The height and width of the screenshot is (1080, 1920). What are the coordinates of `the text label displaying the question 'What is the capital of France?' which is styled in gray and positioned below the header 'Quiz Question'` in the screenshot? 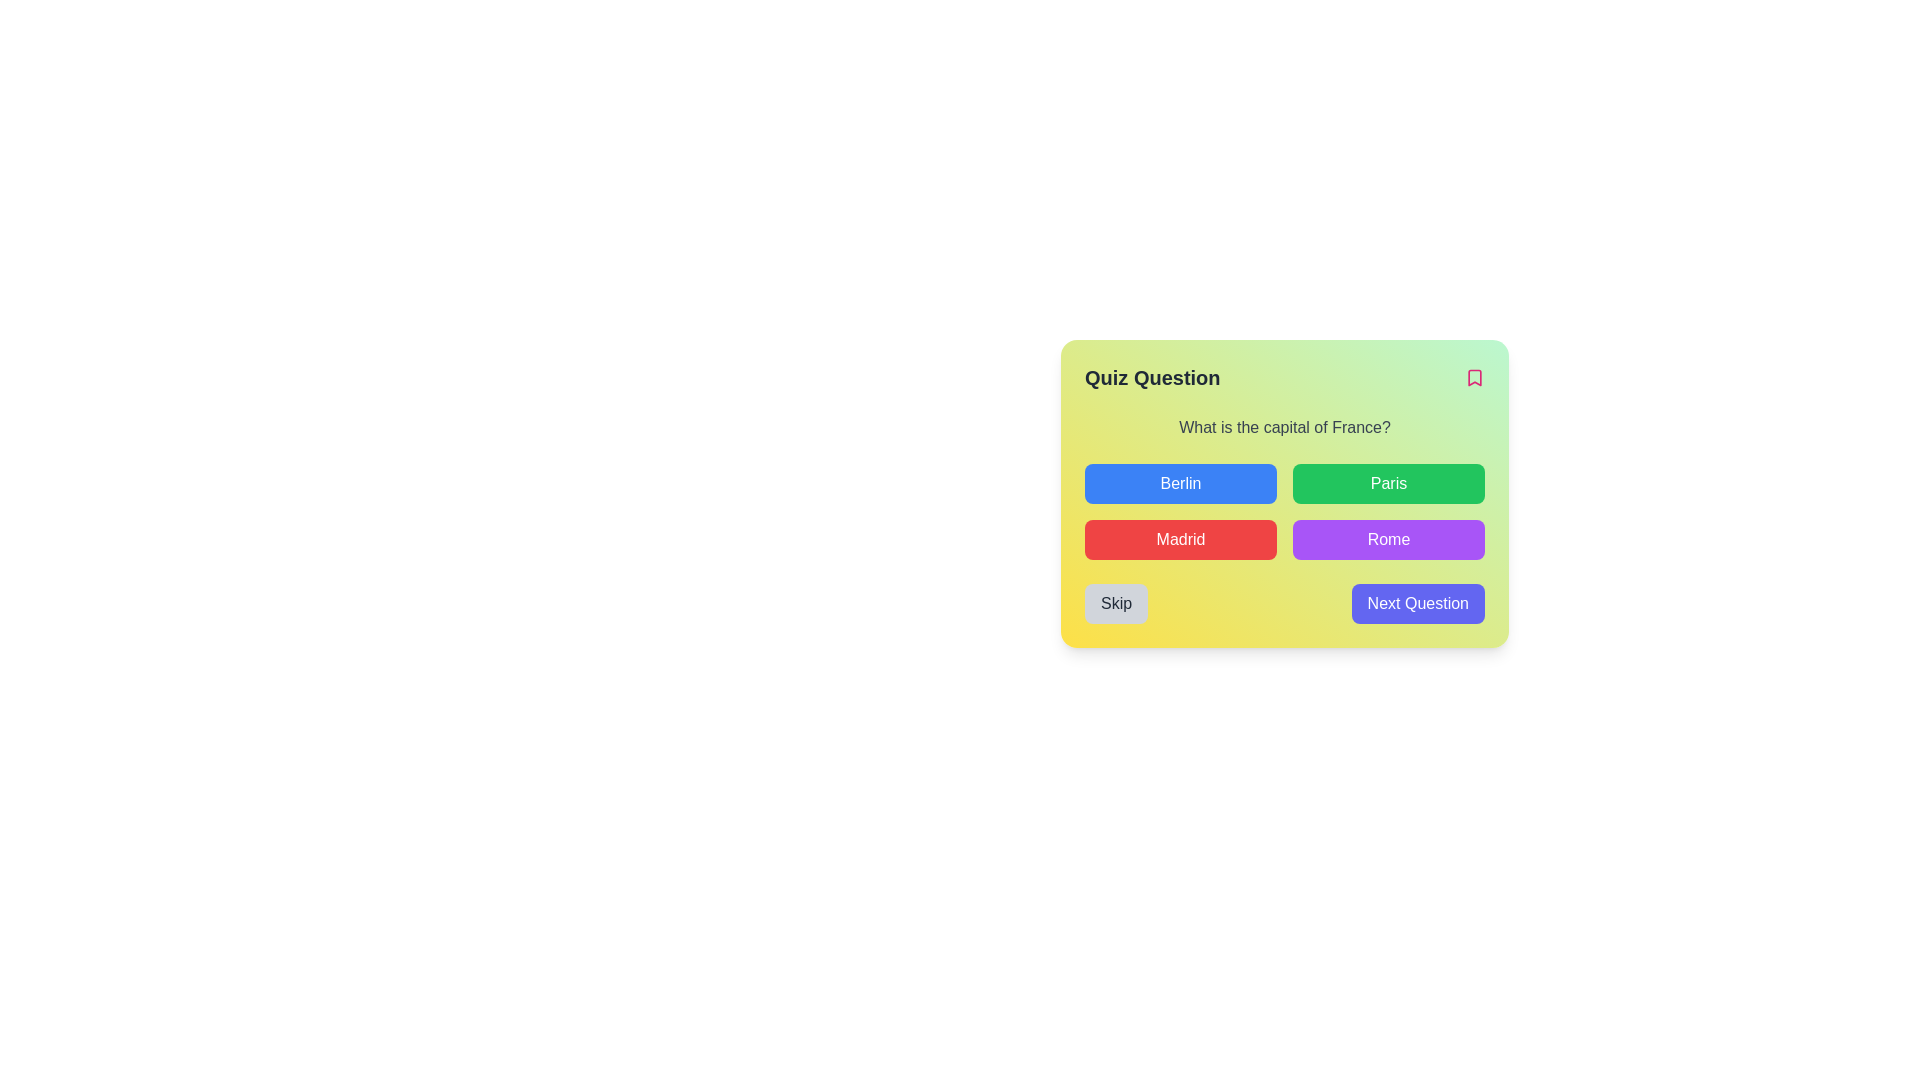 It's located at (1285, 427).